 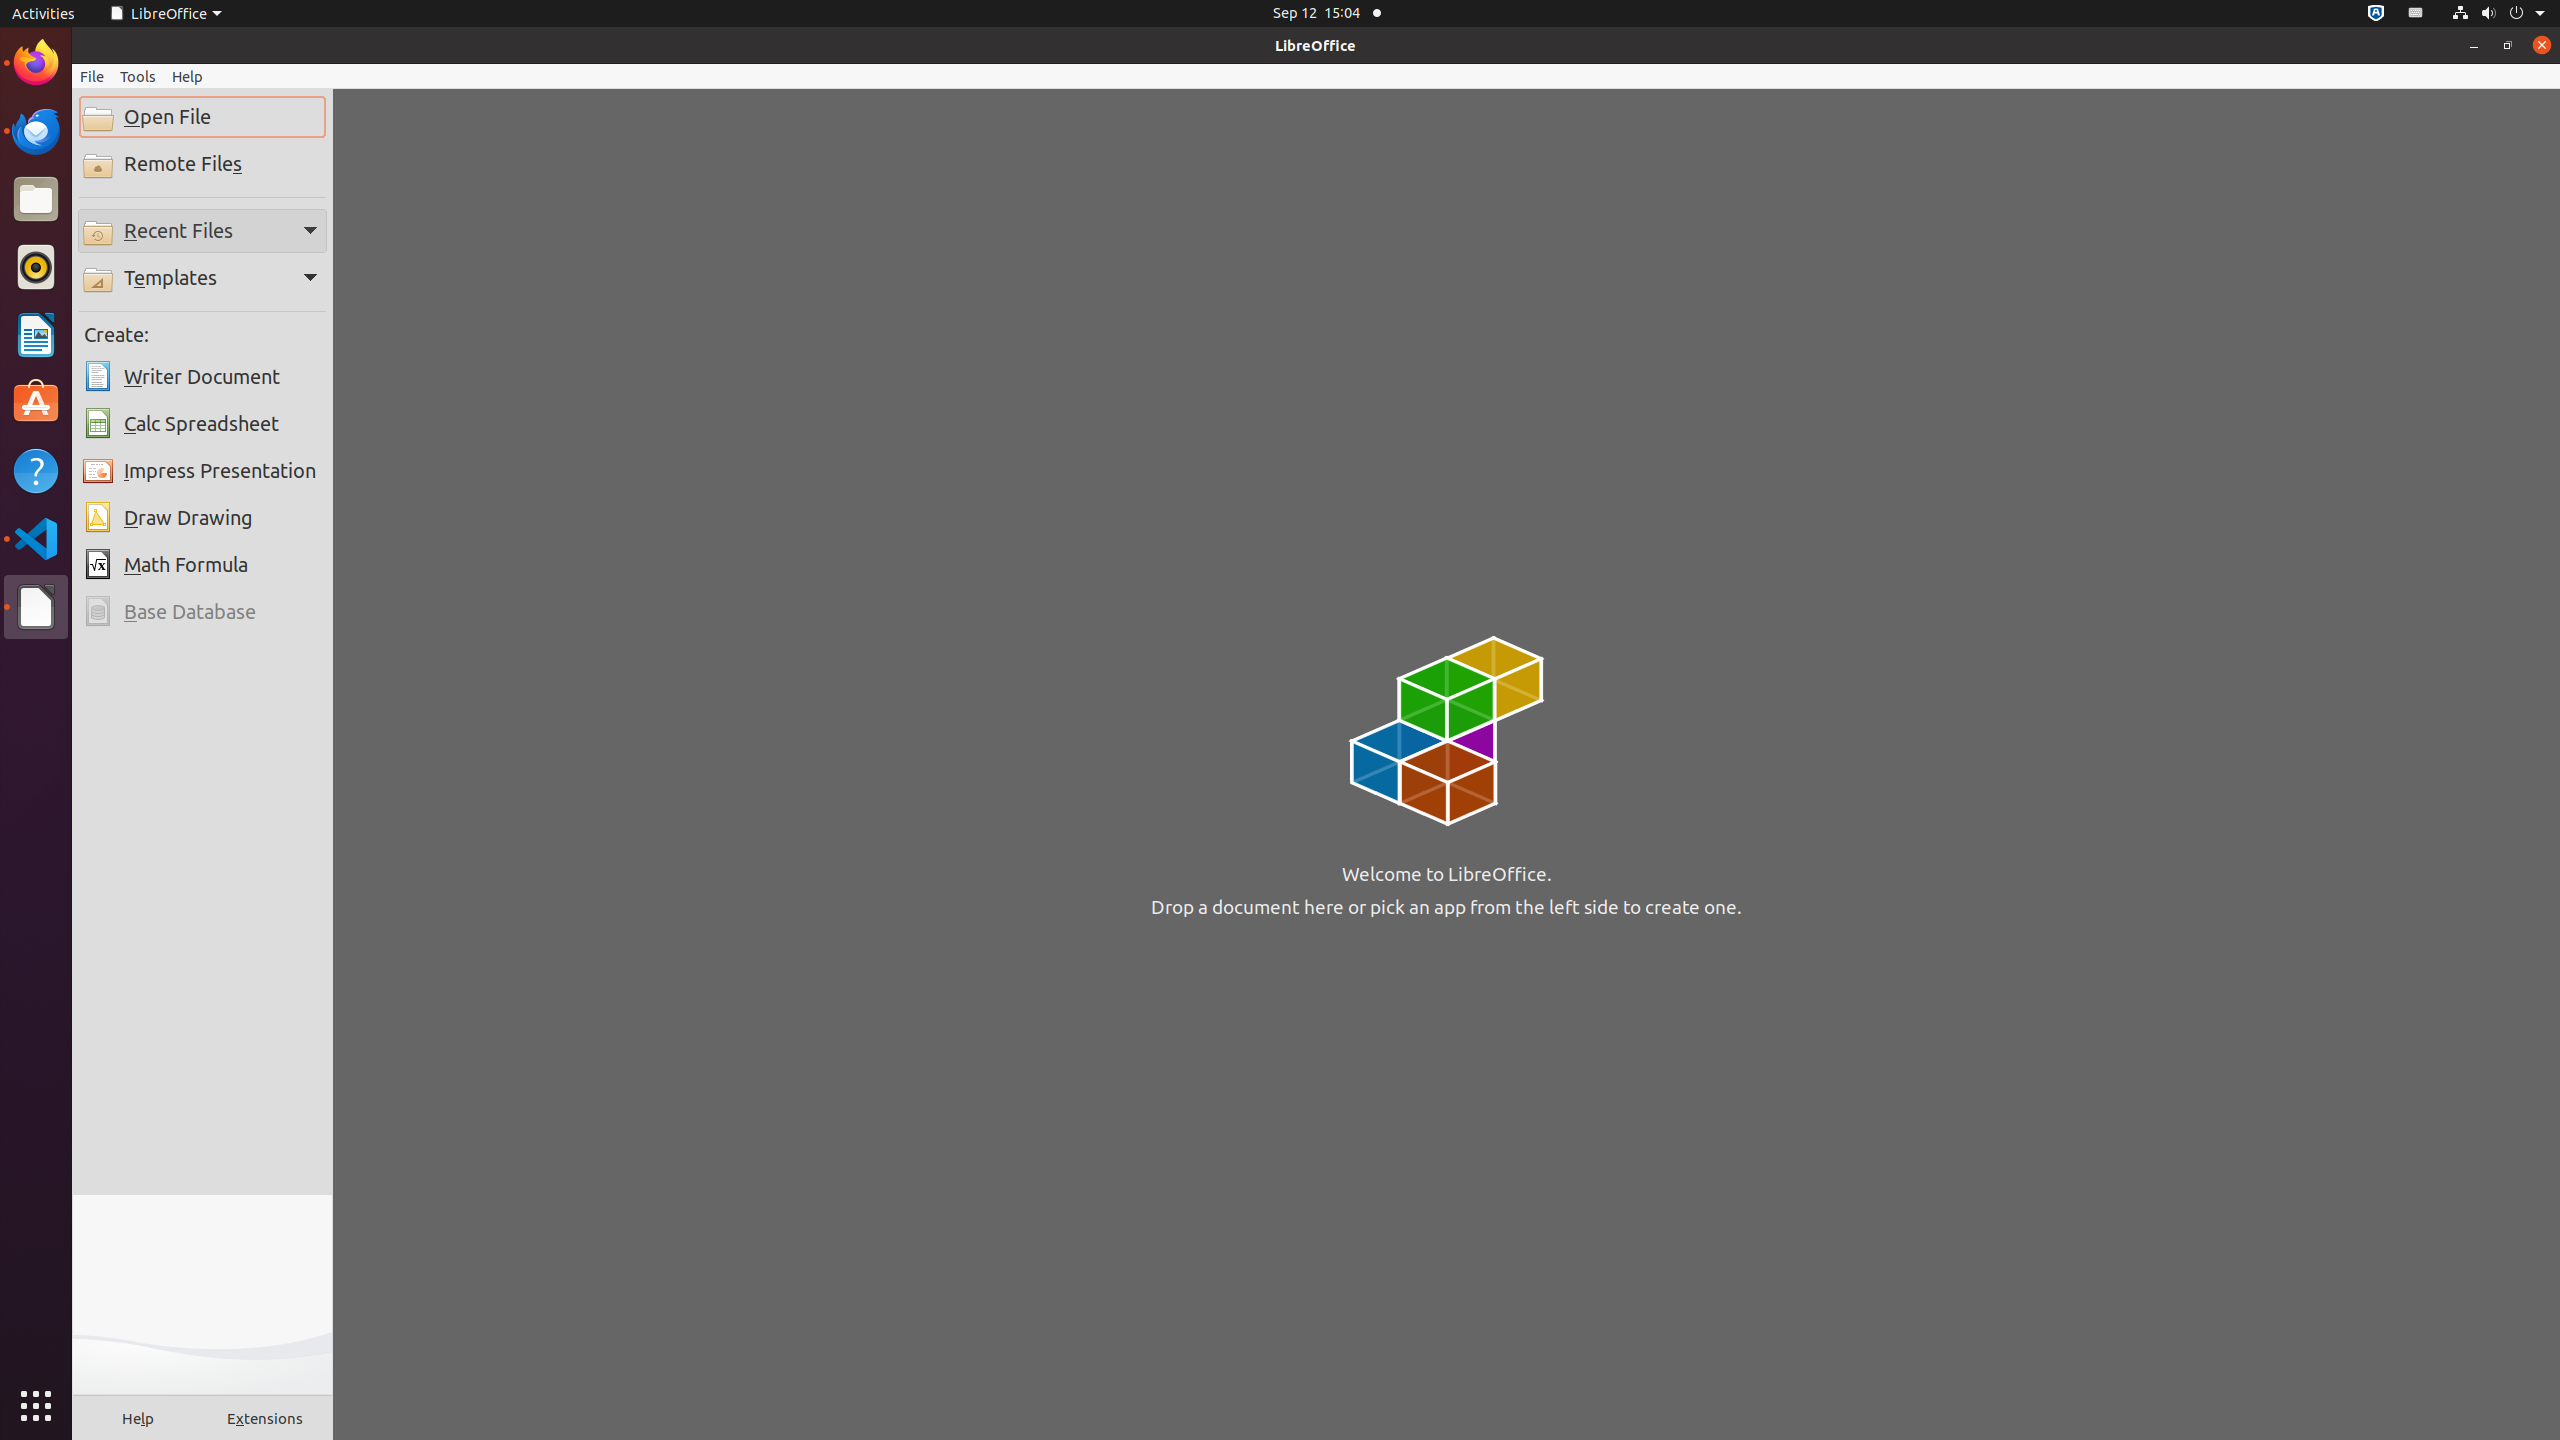 I want to click on 'Writer Document', so click(x=201, y=375).